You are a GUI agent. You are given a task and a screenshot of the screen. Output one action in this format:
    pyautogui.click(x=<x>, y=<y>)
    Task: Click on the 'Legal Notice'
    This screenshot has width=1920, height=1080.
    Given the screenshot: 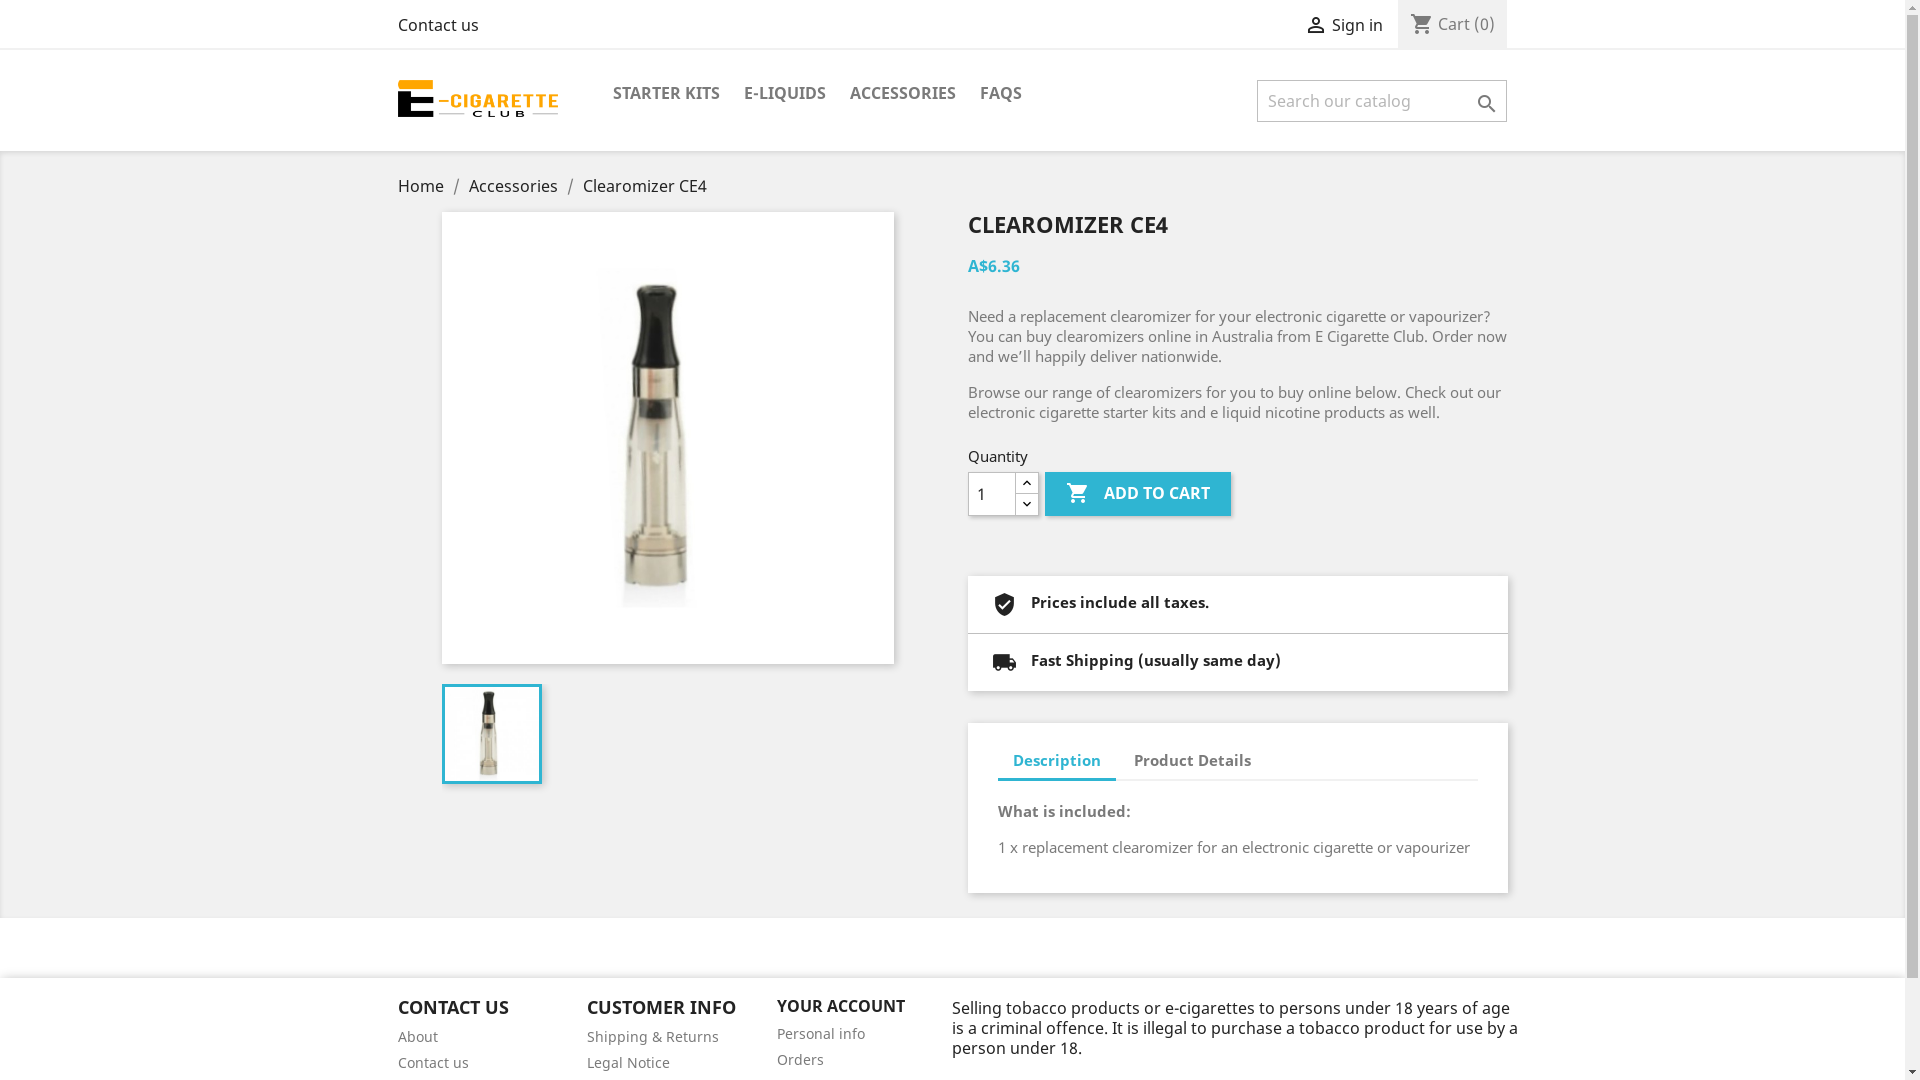 What is the action you would take?
    pyautogui.click(x=585, y=1061)
    